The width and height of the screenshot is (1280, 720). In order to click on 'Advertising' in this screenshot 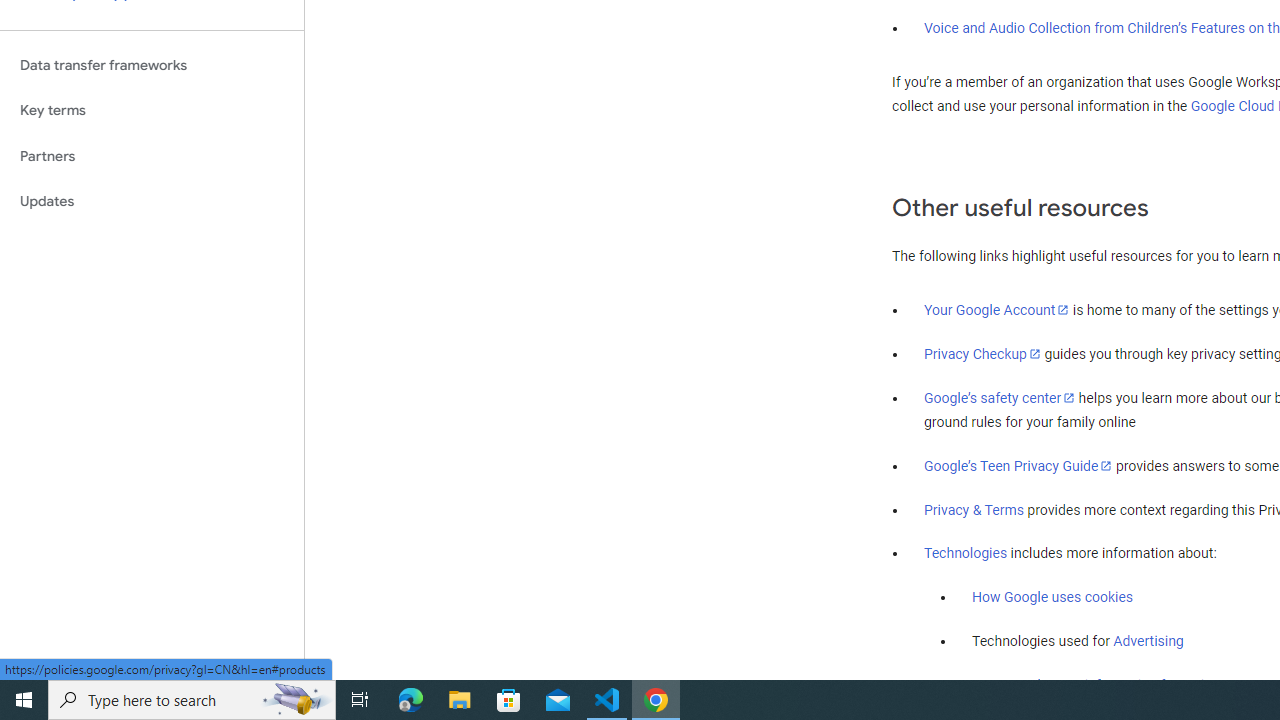, I will do `click(1148, 641)`.